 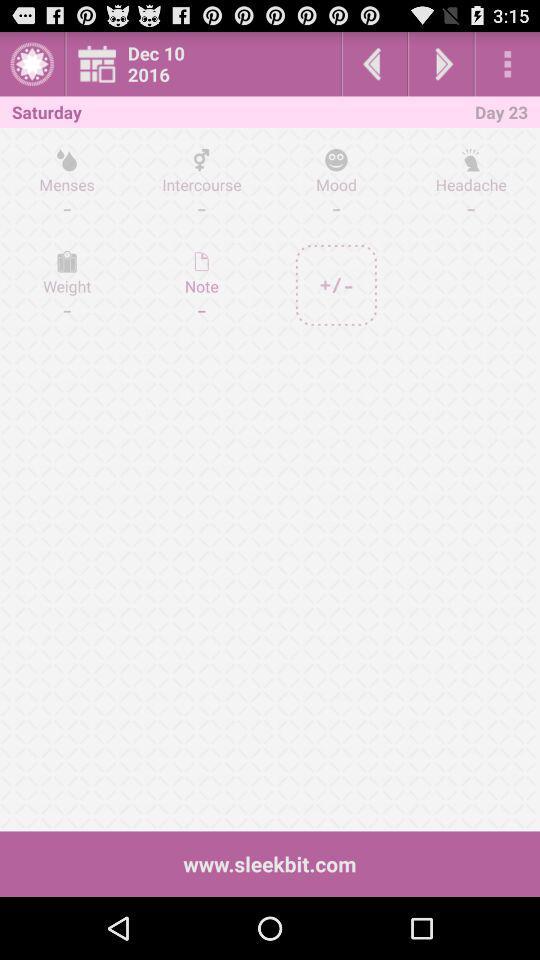 What do you see at coordinates (507, 63) in the screenshot?
I see `more option` at bounding box center [507, 63].